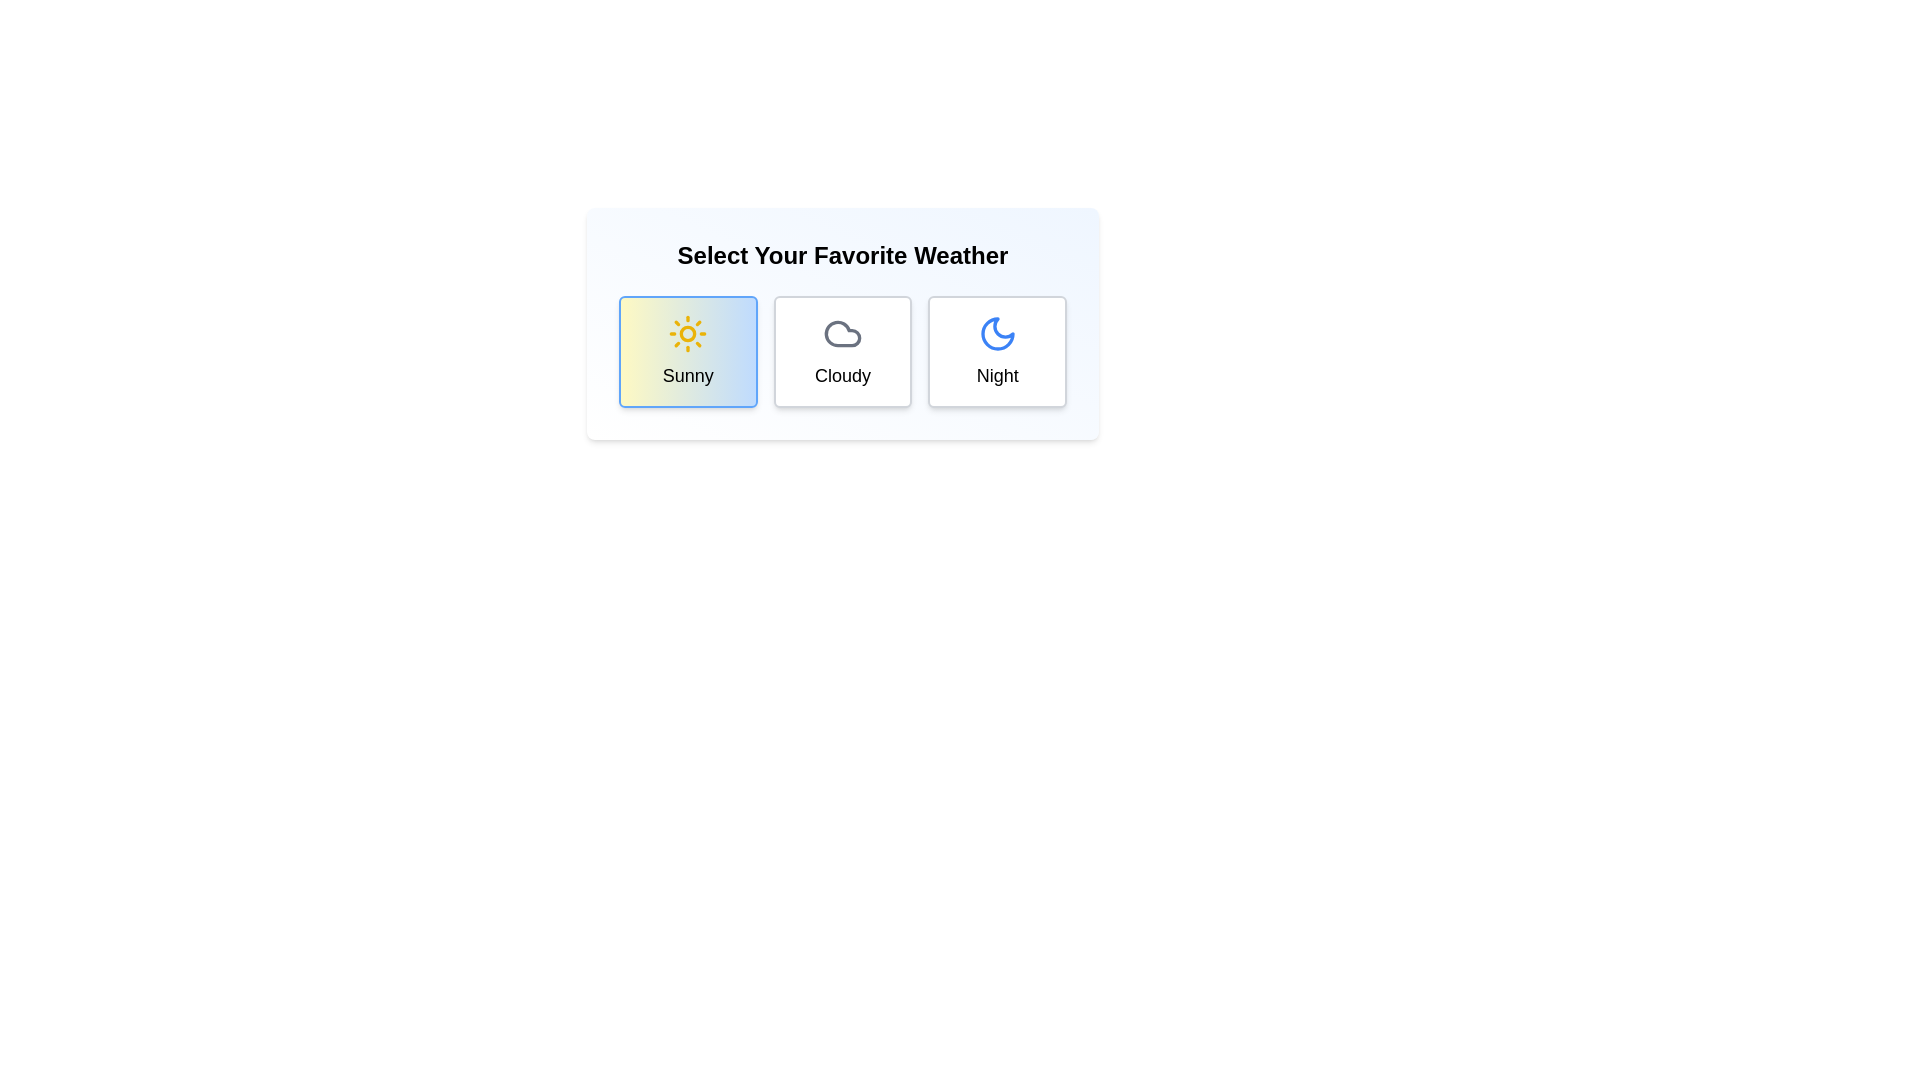  I want to click on the text label, so click(997, 375).